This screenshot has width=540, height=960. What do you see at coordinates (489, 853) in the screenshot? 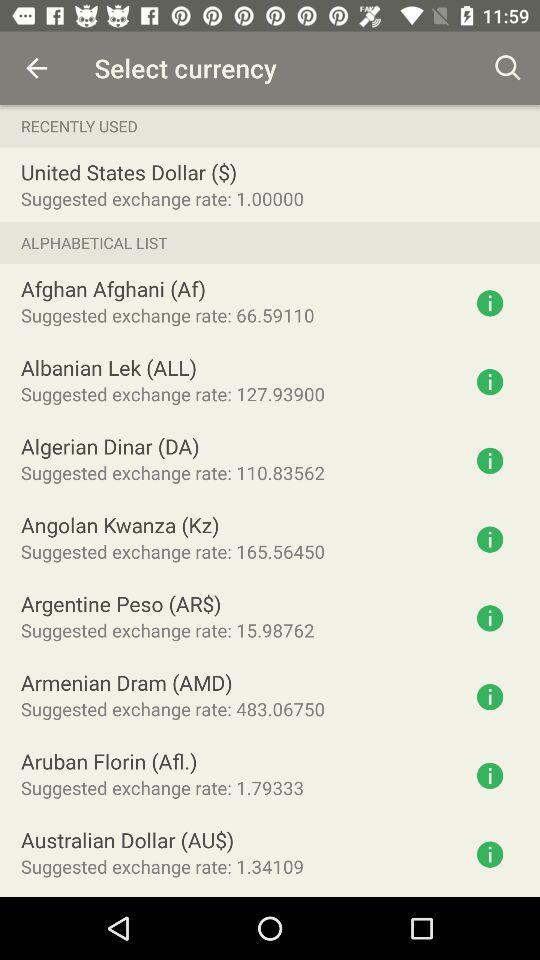
I see `information link` at bounding box center [489, 853].